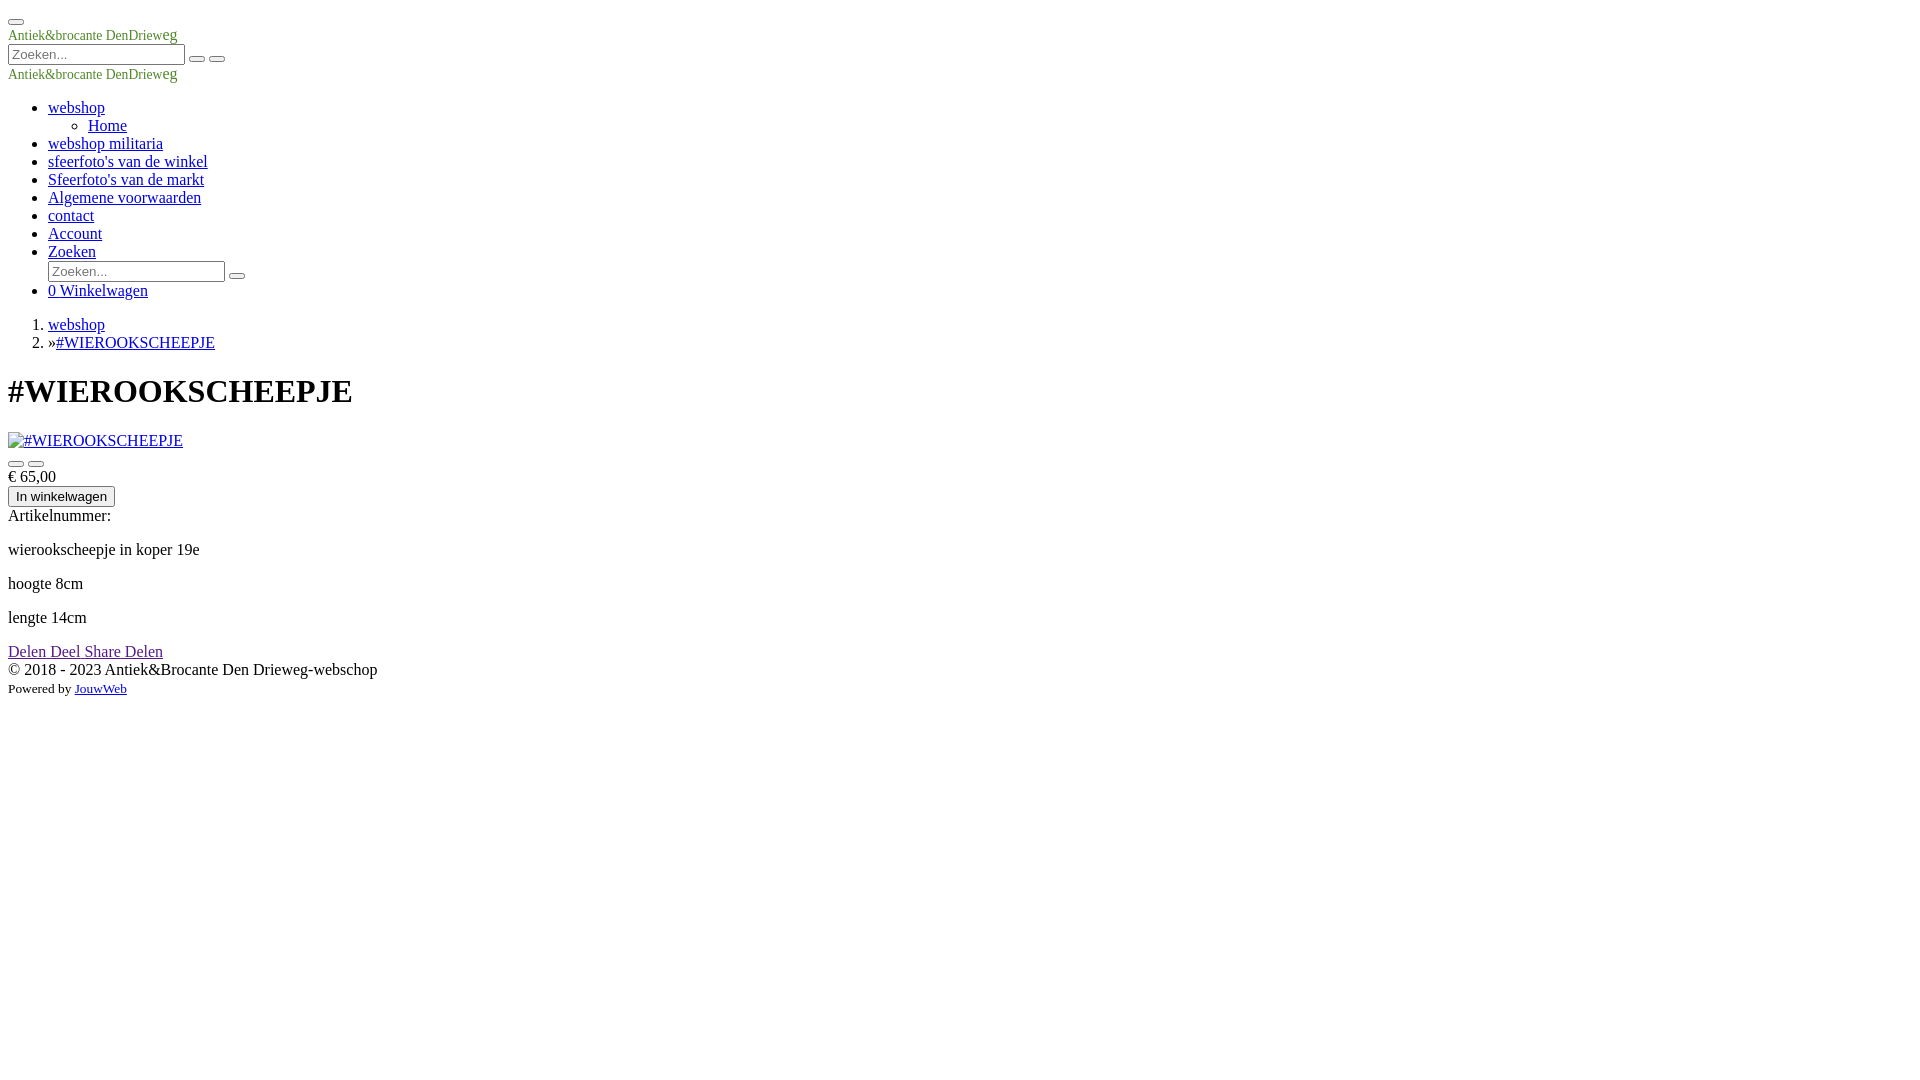  Describe the element at coordinates (48, 197) in the screenshot. I see `'Algemene voorwaarden'` at that location.